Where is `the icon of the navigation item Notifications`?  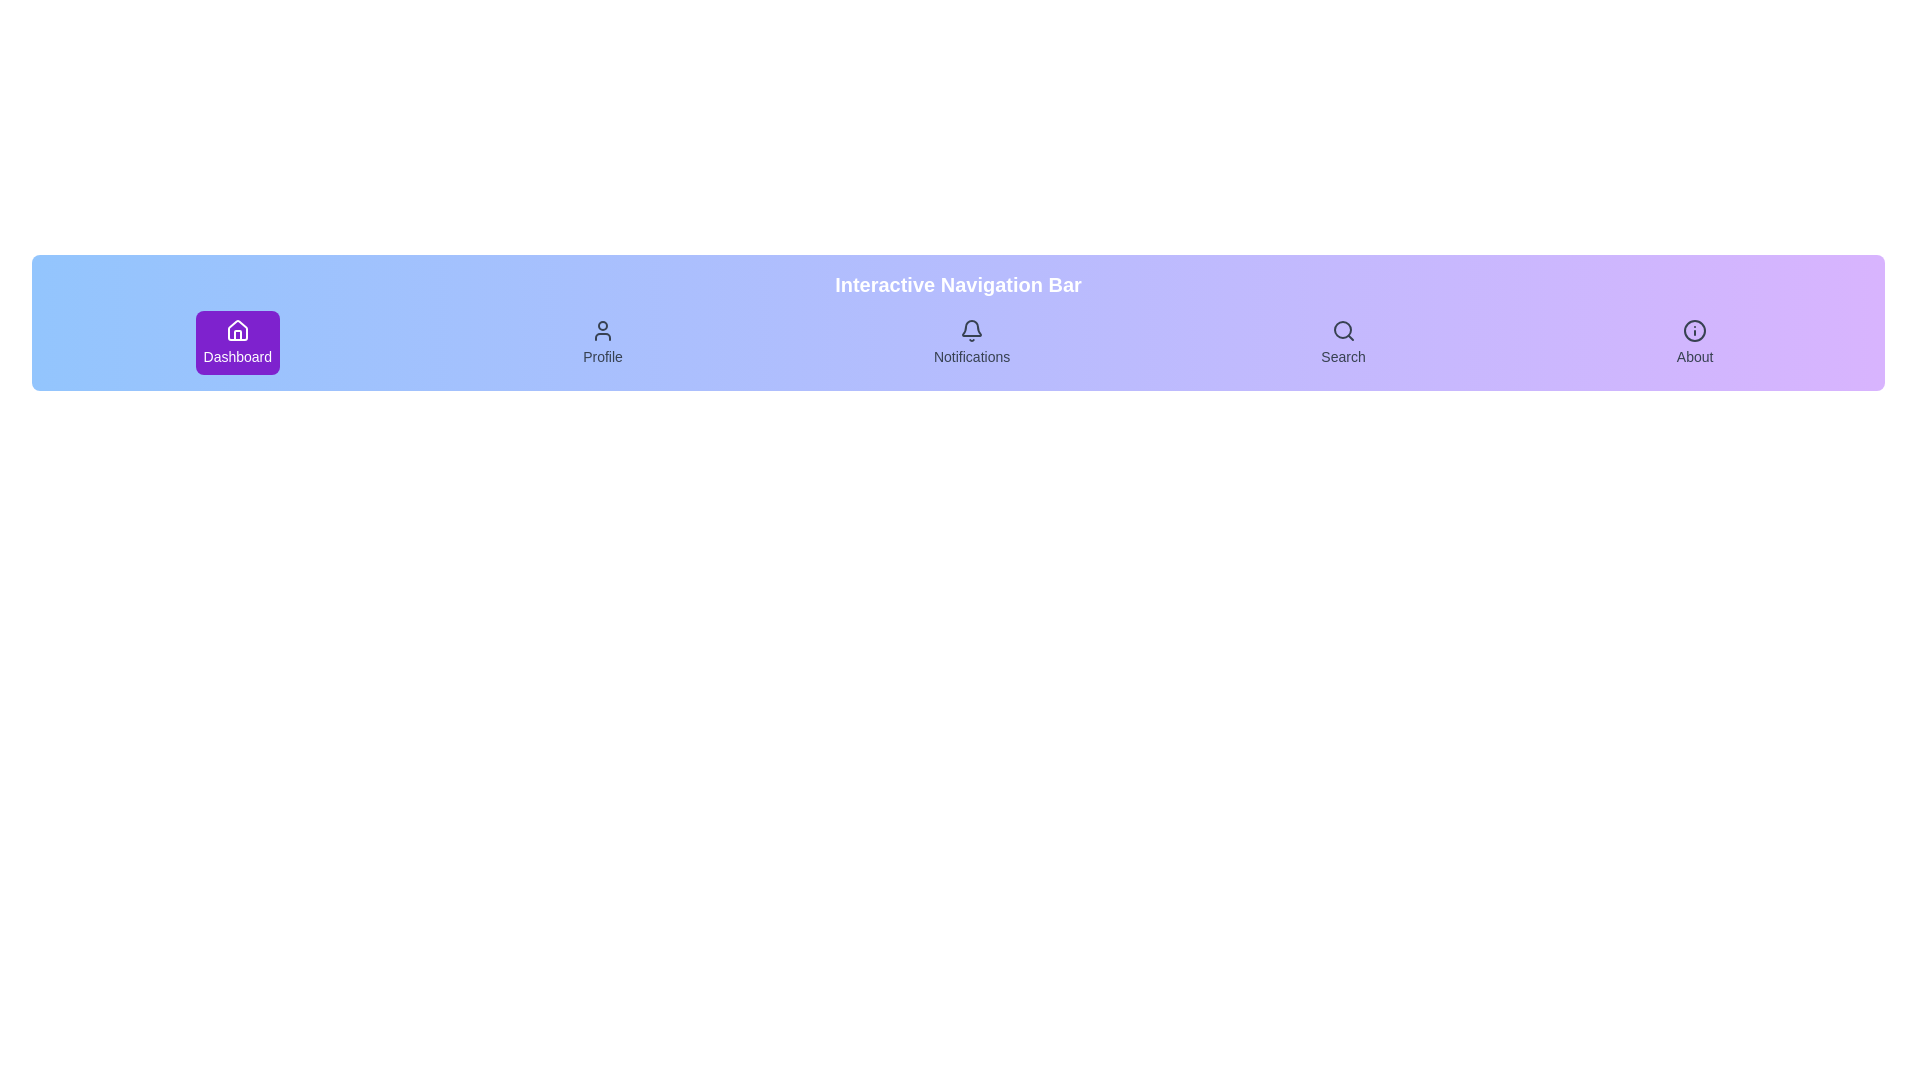
the icon of the navigation item Notifications is located at coordinates (972, 330).